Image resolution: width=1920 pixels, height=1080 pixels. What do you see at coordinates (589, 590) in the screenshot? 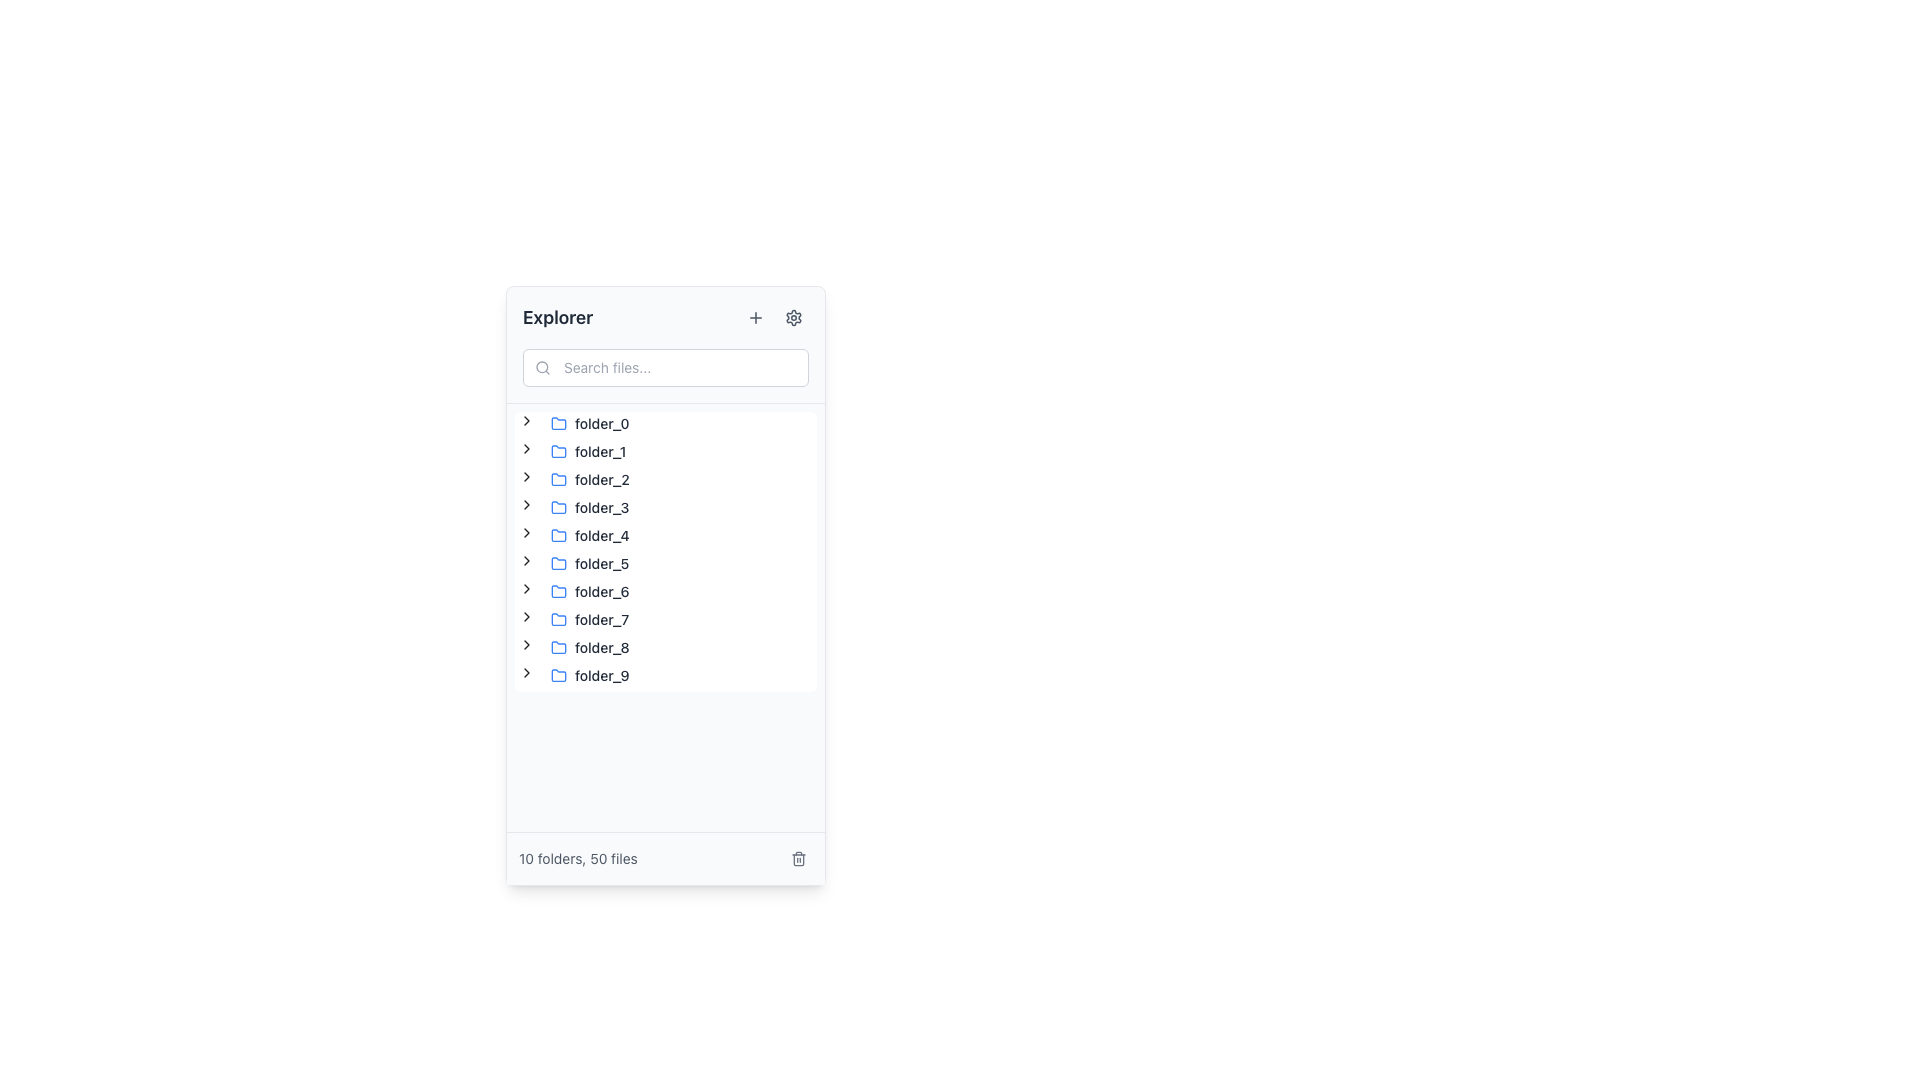
I see `the 'folder_6' list item, which includes a blue folder icon and a label` at bounding box center [589, 590].